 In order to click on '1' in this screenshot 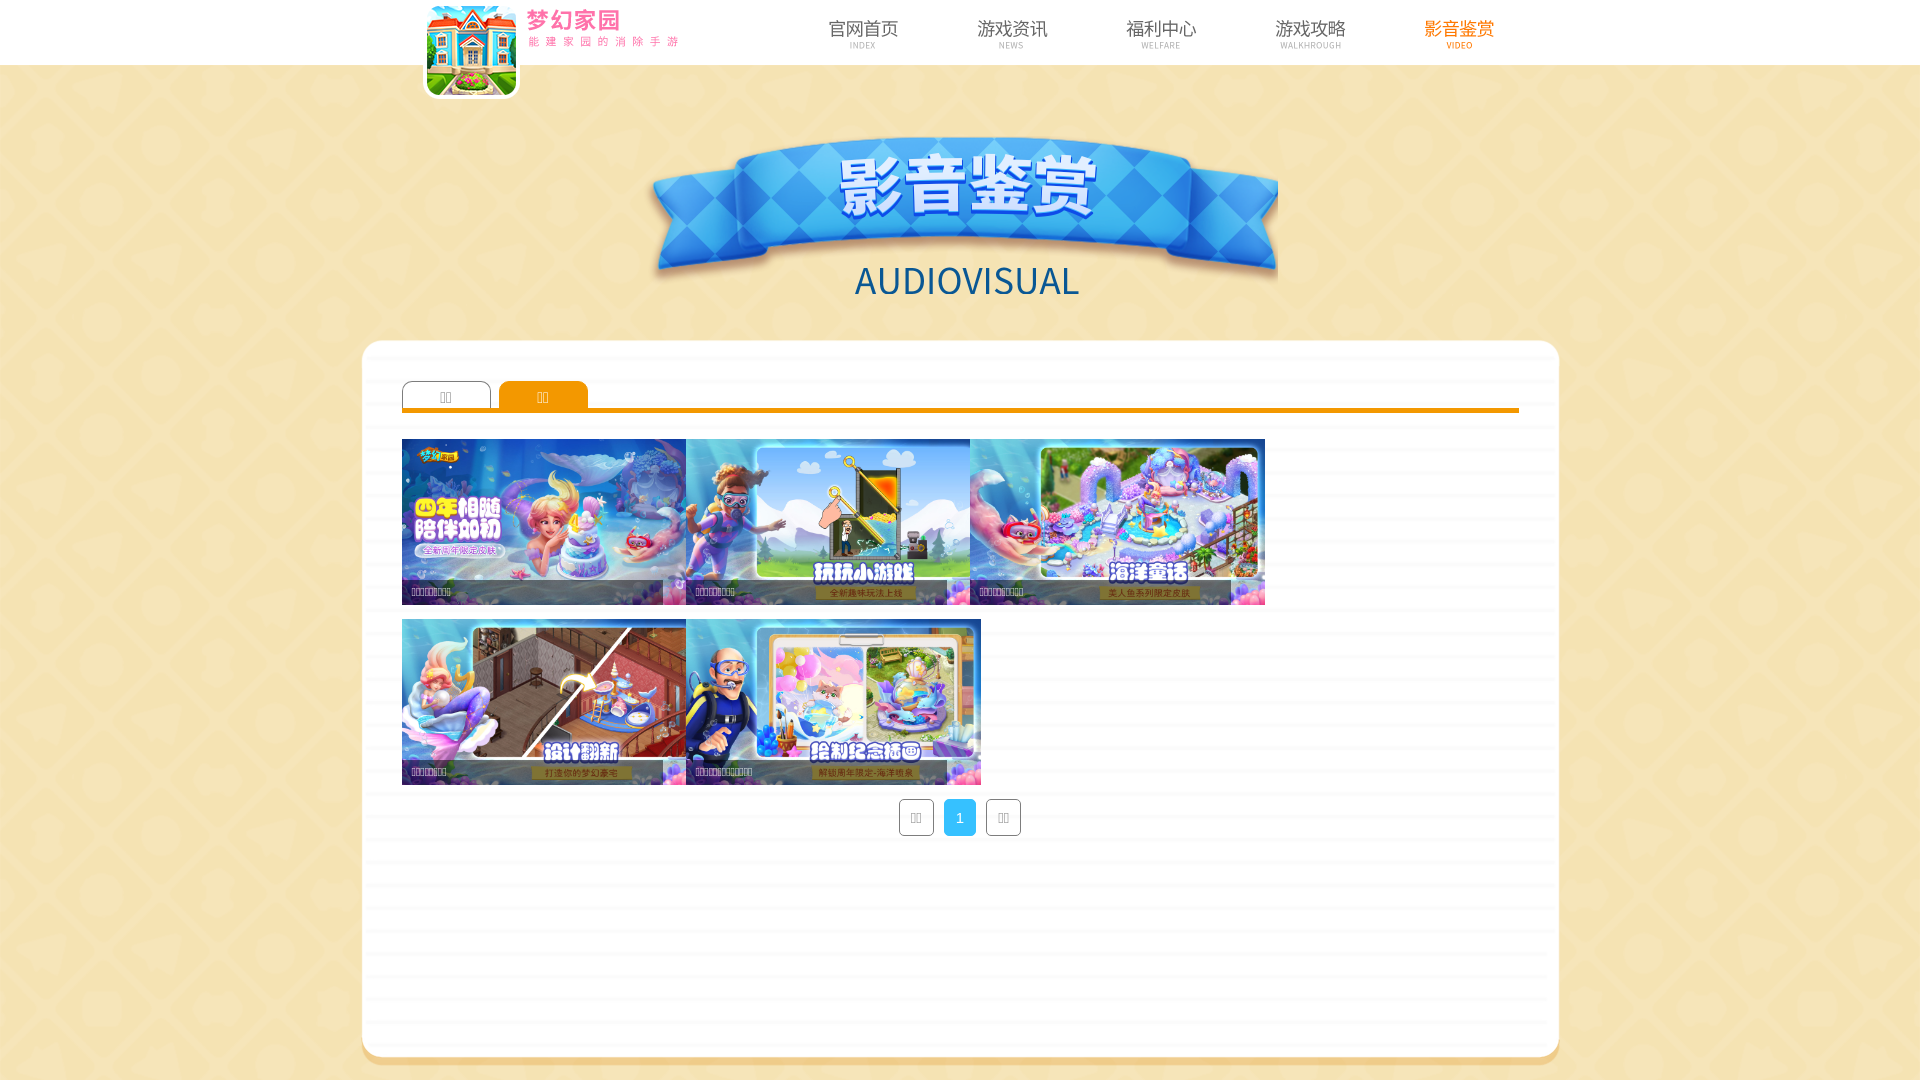, I will do `click(960, 817)`.